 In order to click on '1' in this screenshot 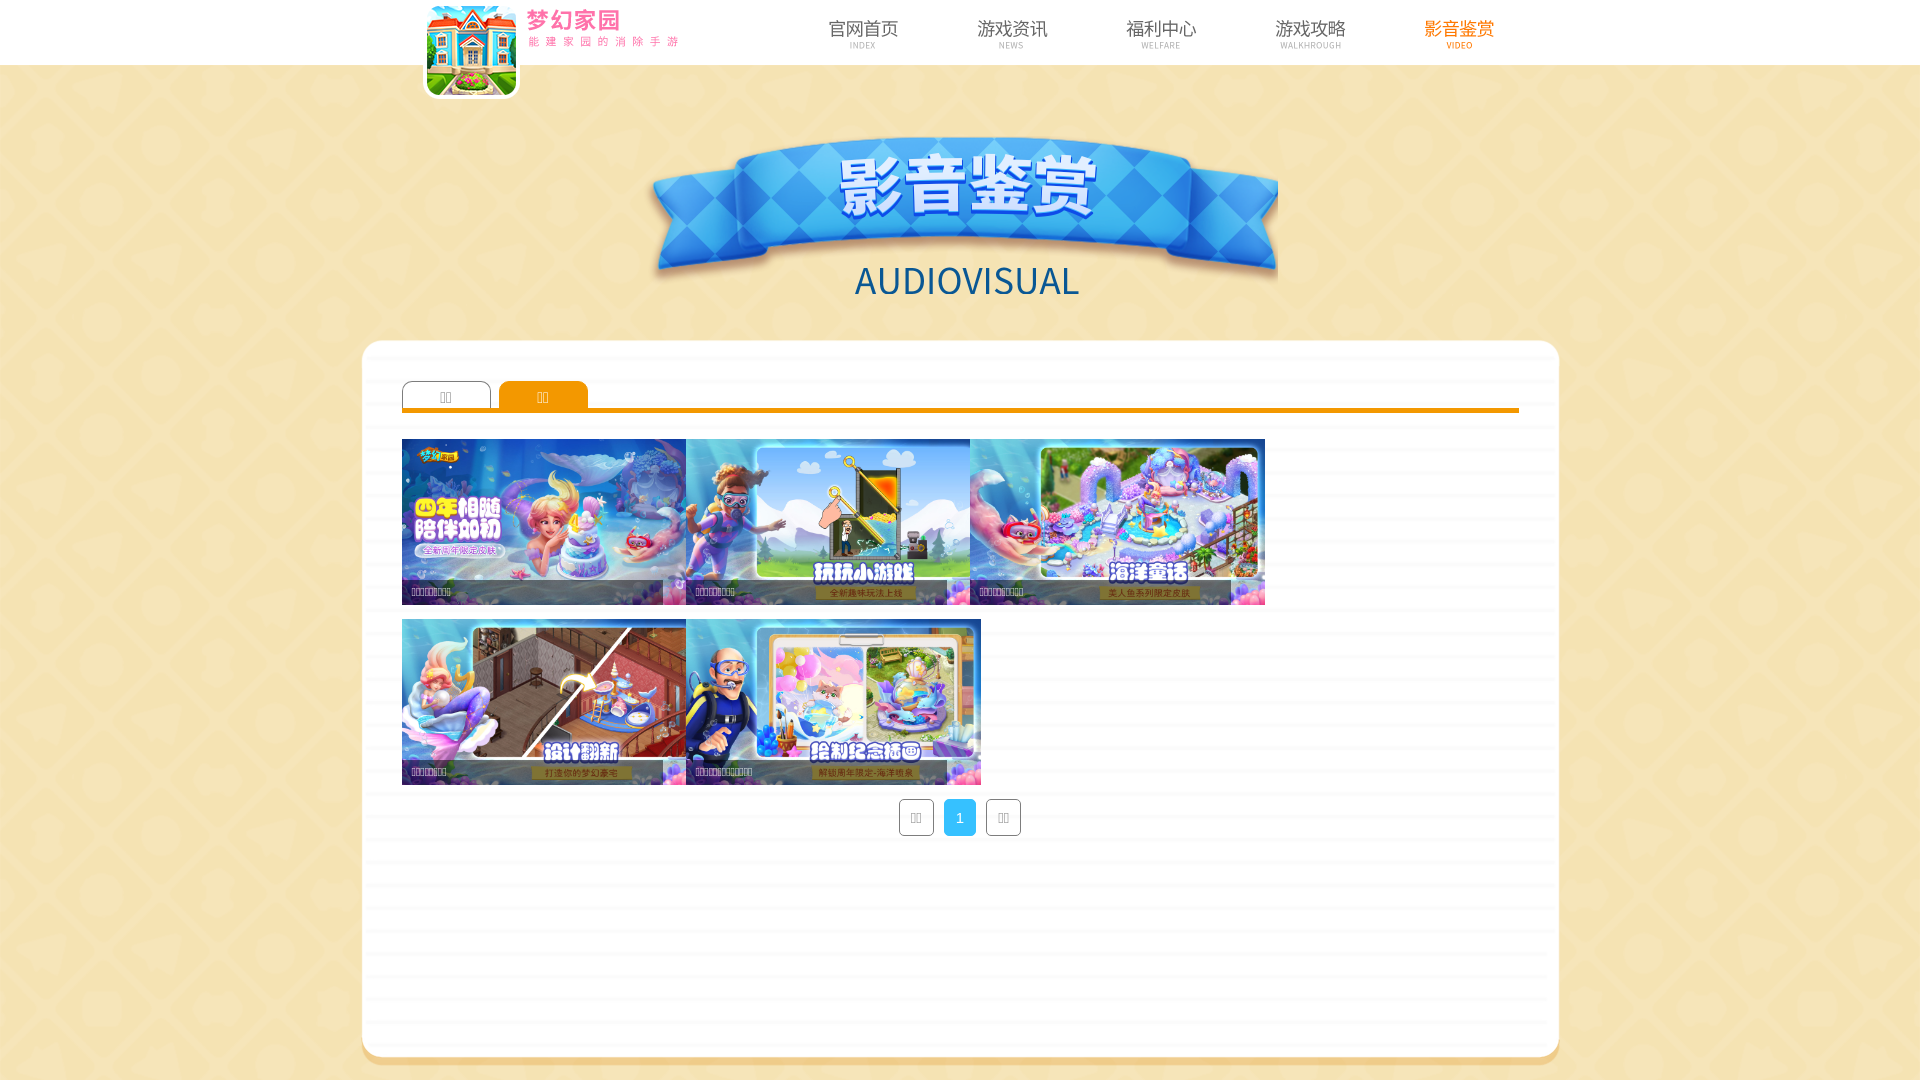, I will do `click(960, 817)`.